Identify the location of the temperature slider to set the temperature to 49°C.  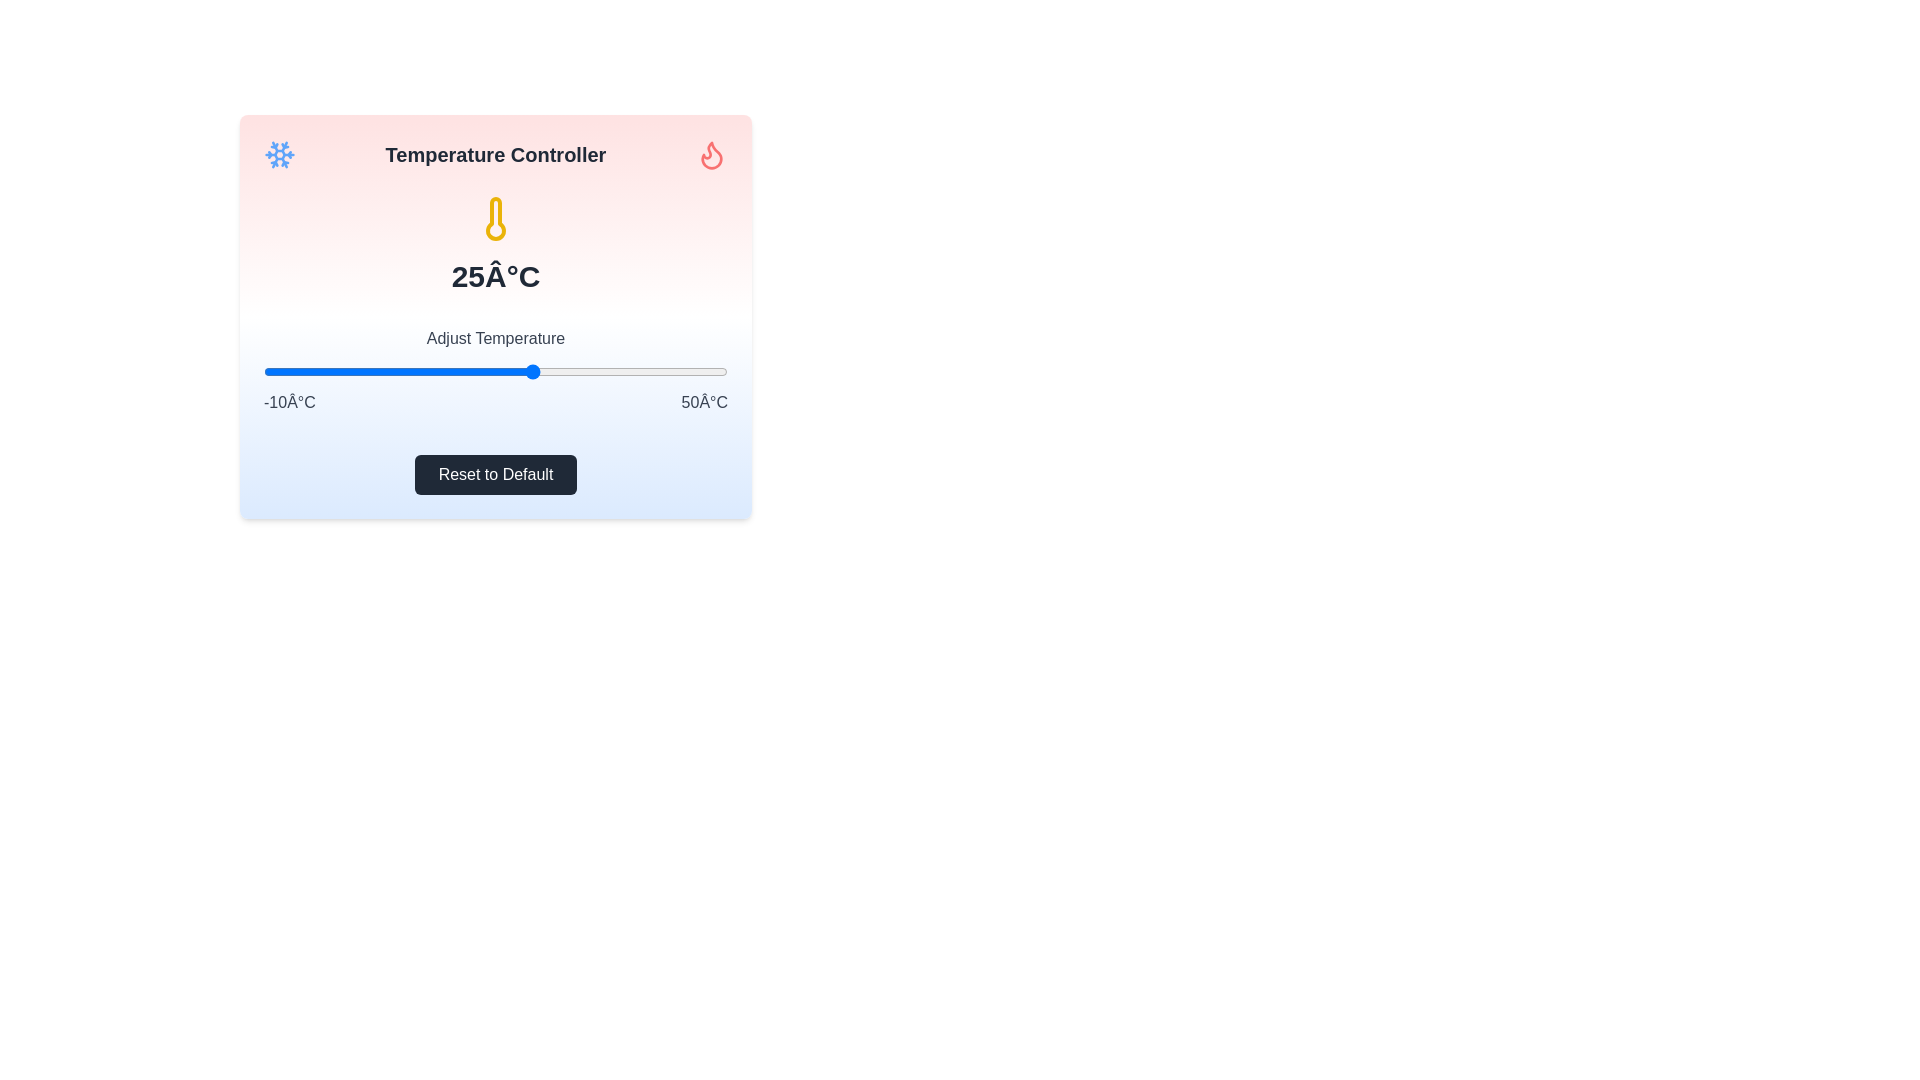
(720, 371).